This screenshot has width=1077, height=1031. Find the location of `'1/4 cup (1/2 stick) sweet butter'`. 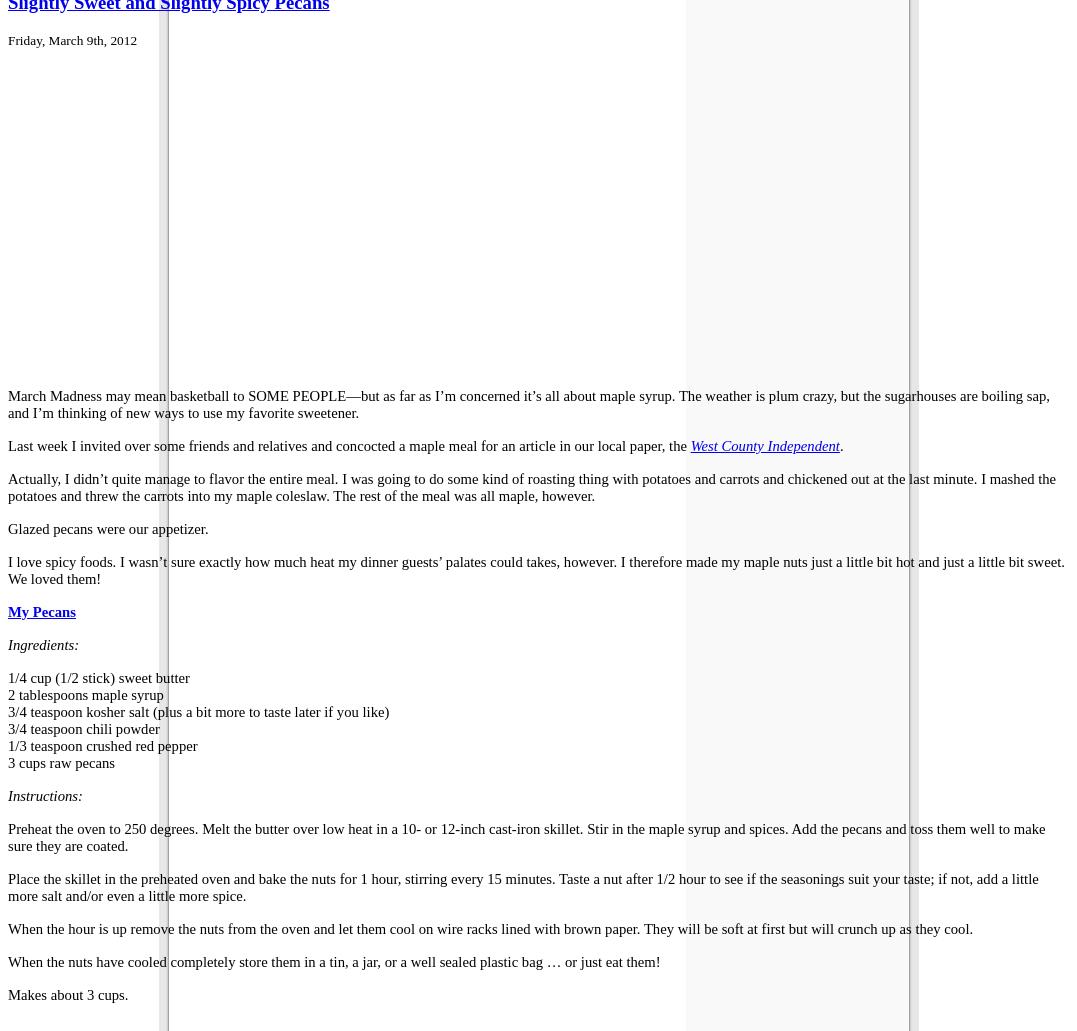

'1/4 cup (1/2 stick) sweet butter' is located at coordinates (6, 676).